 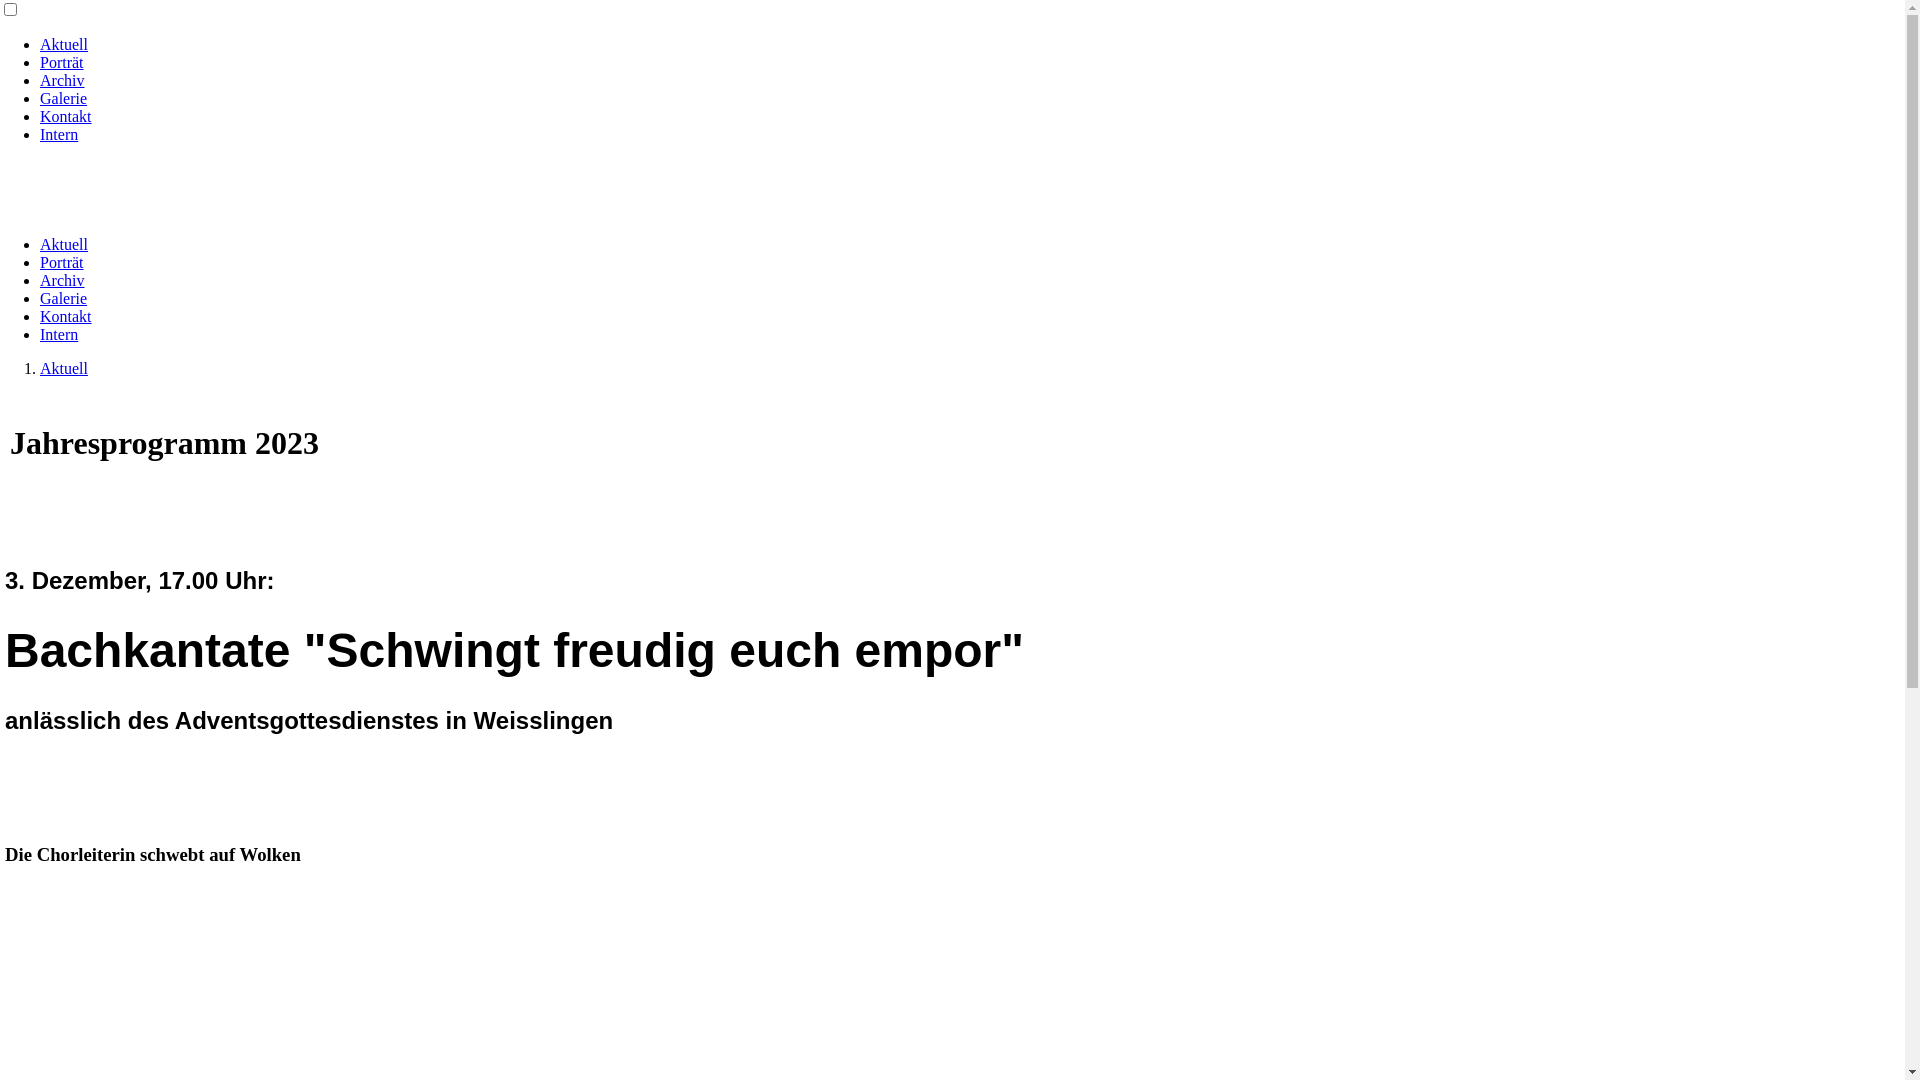 What do you see at coordinates (63, 44) in the screenshot?
I see `'Aktuell'` at bounding box center [63, 44].